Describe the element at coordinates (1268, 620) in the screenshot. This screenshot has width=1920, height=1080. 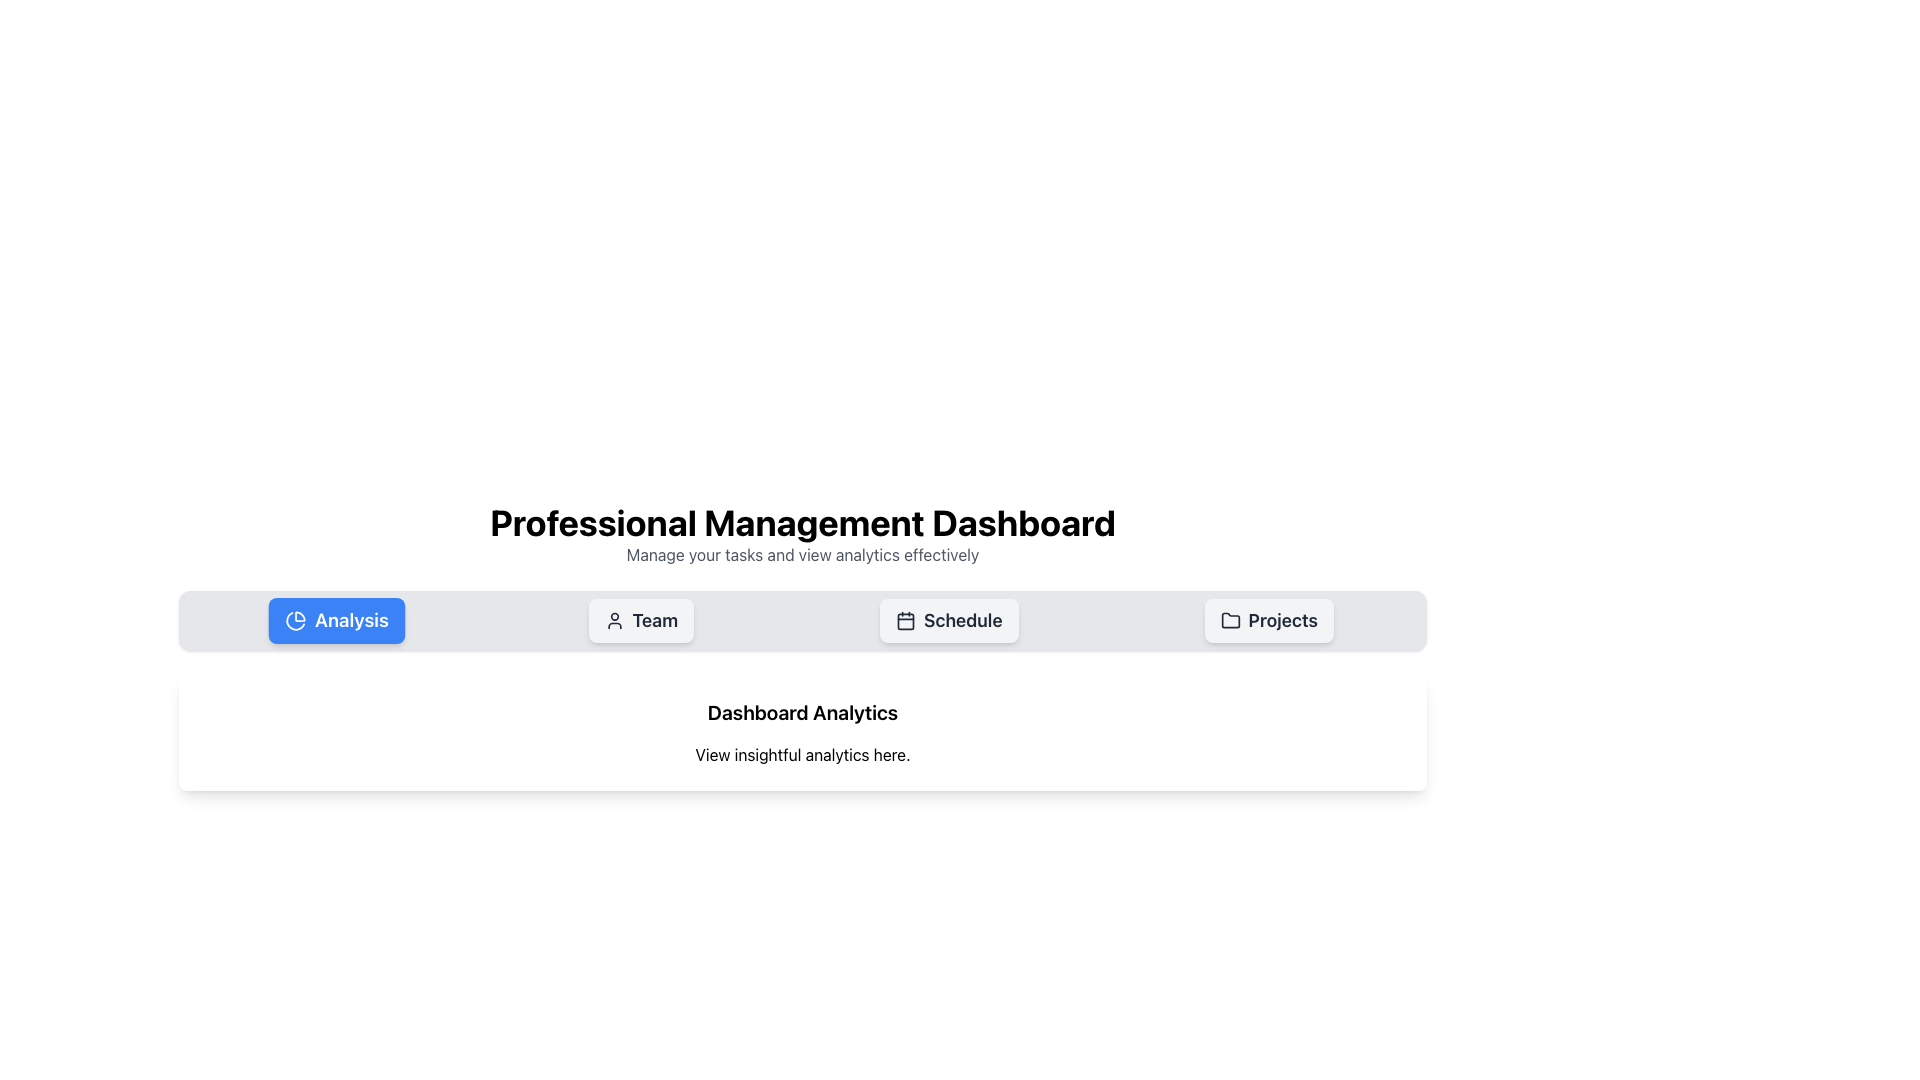
I see `the 'Projects' button, which is the fourth button in a group of buttons styled with a light-gray background and dark-gray text` at that location.